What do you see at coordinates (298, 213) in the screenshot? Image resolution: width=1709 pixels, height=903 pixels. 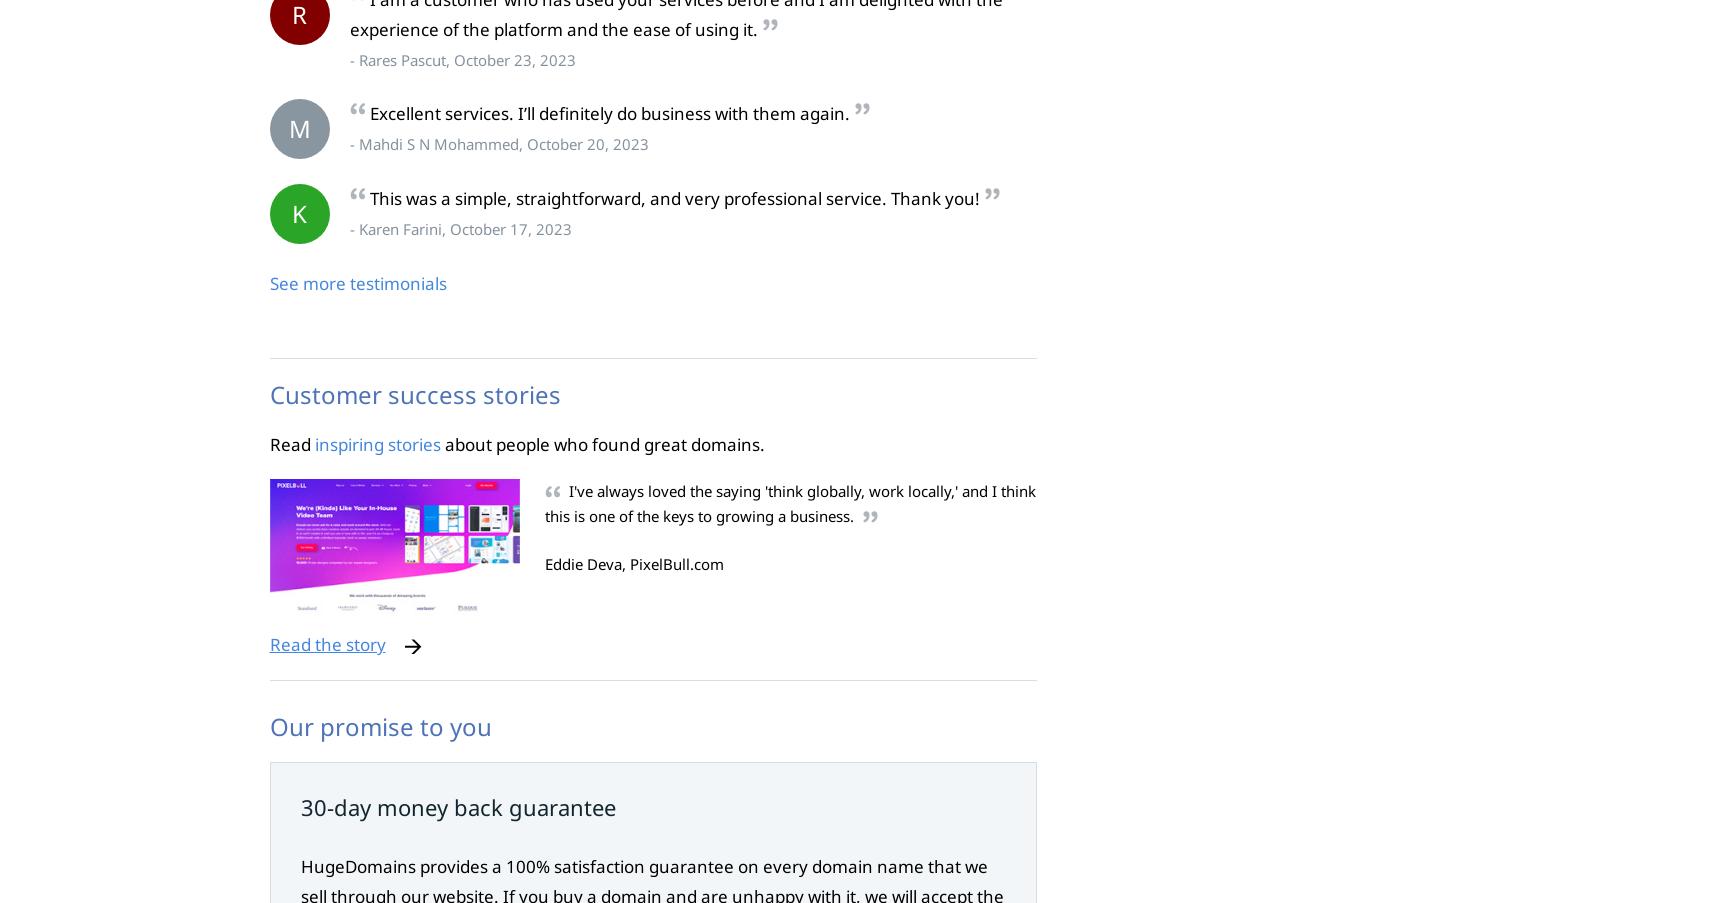 I see `'K'` at bounding box center [298, 213].